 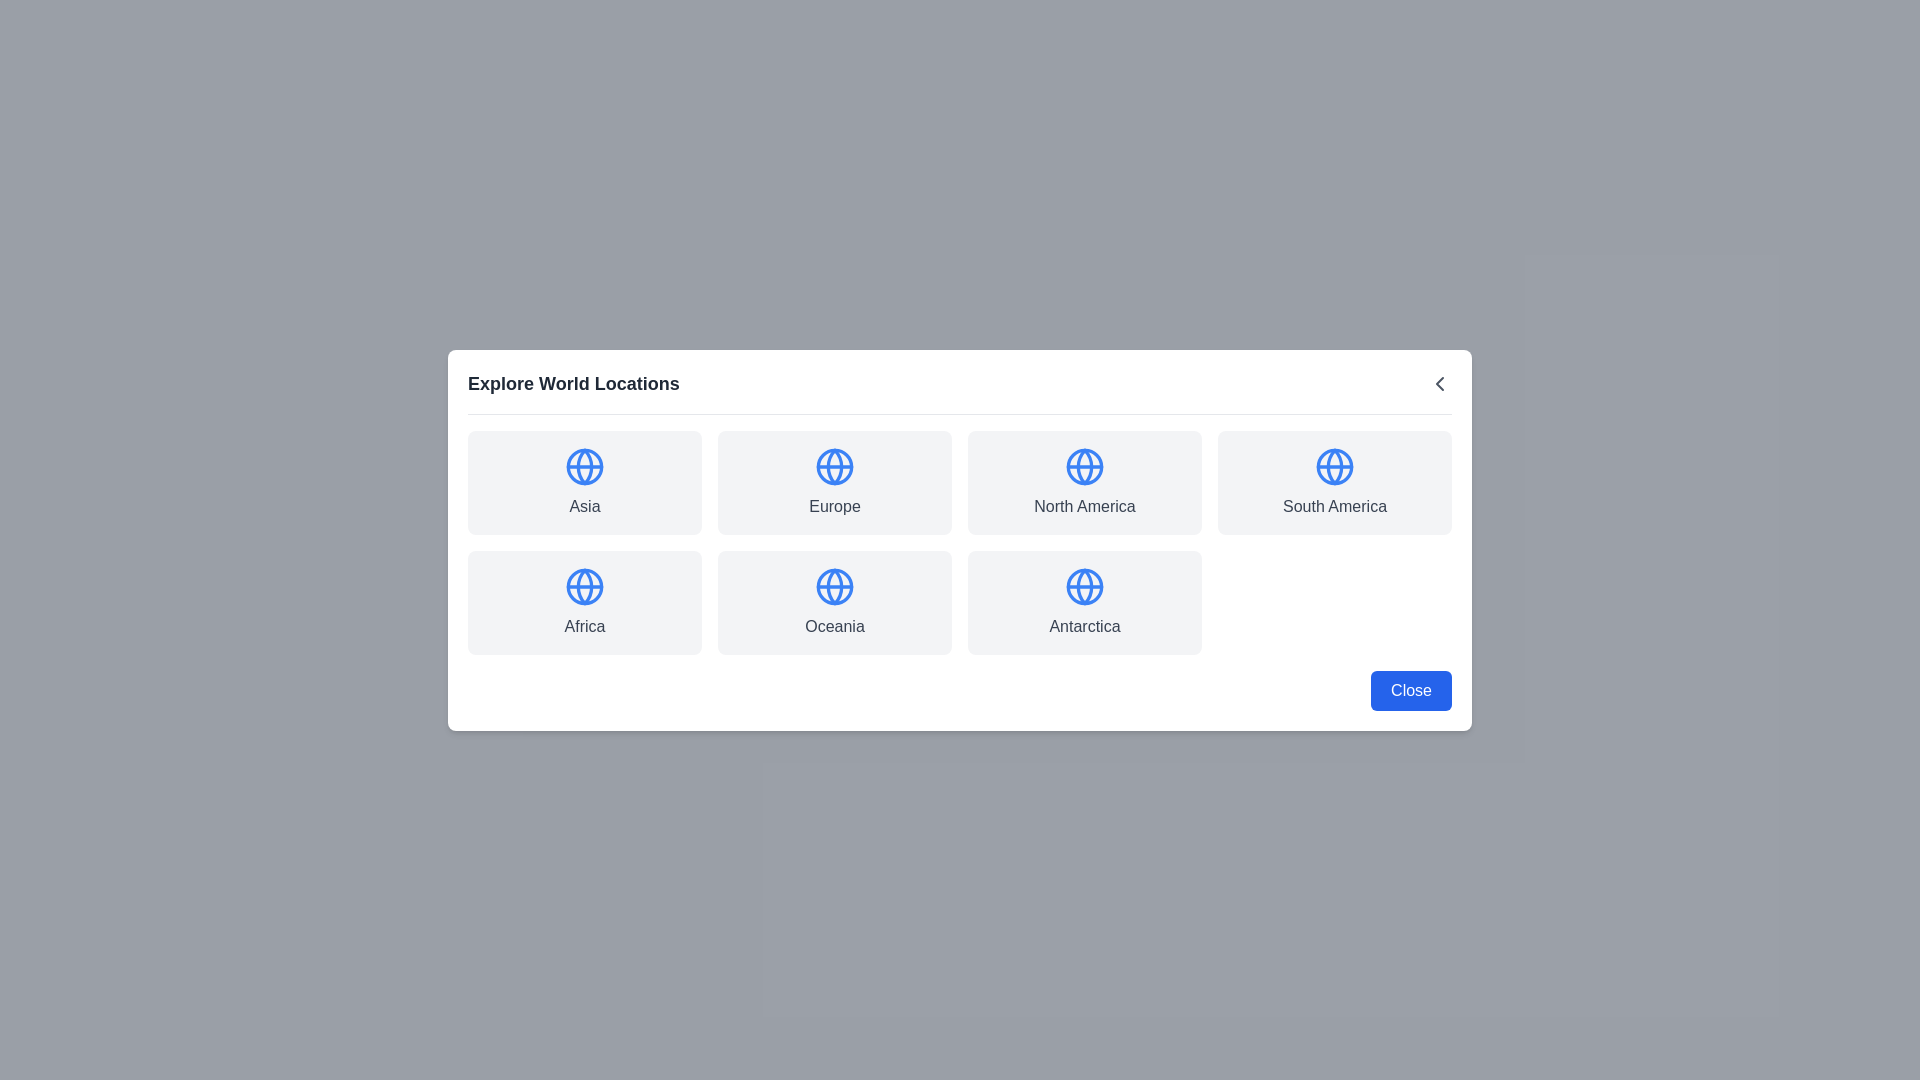 What do you see at coordinates (584, 601) in the screenshot?
I see `the location Africa to select it` at bounding box center [584, 601].